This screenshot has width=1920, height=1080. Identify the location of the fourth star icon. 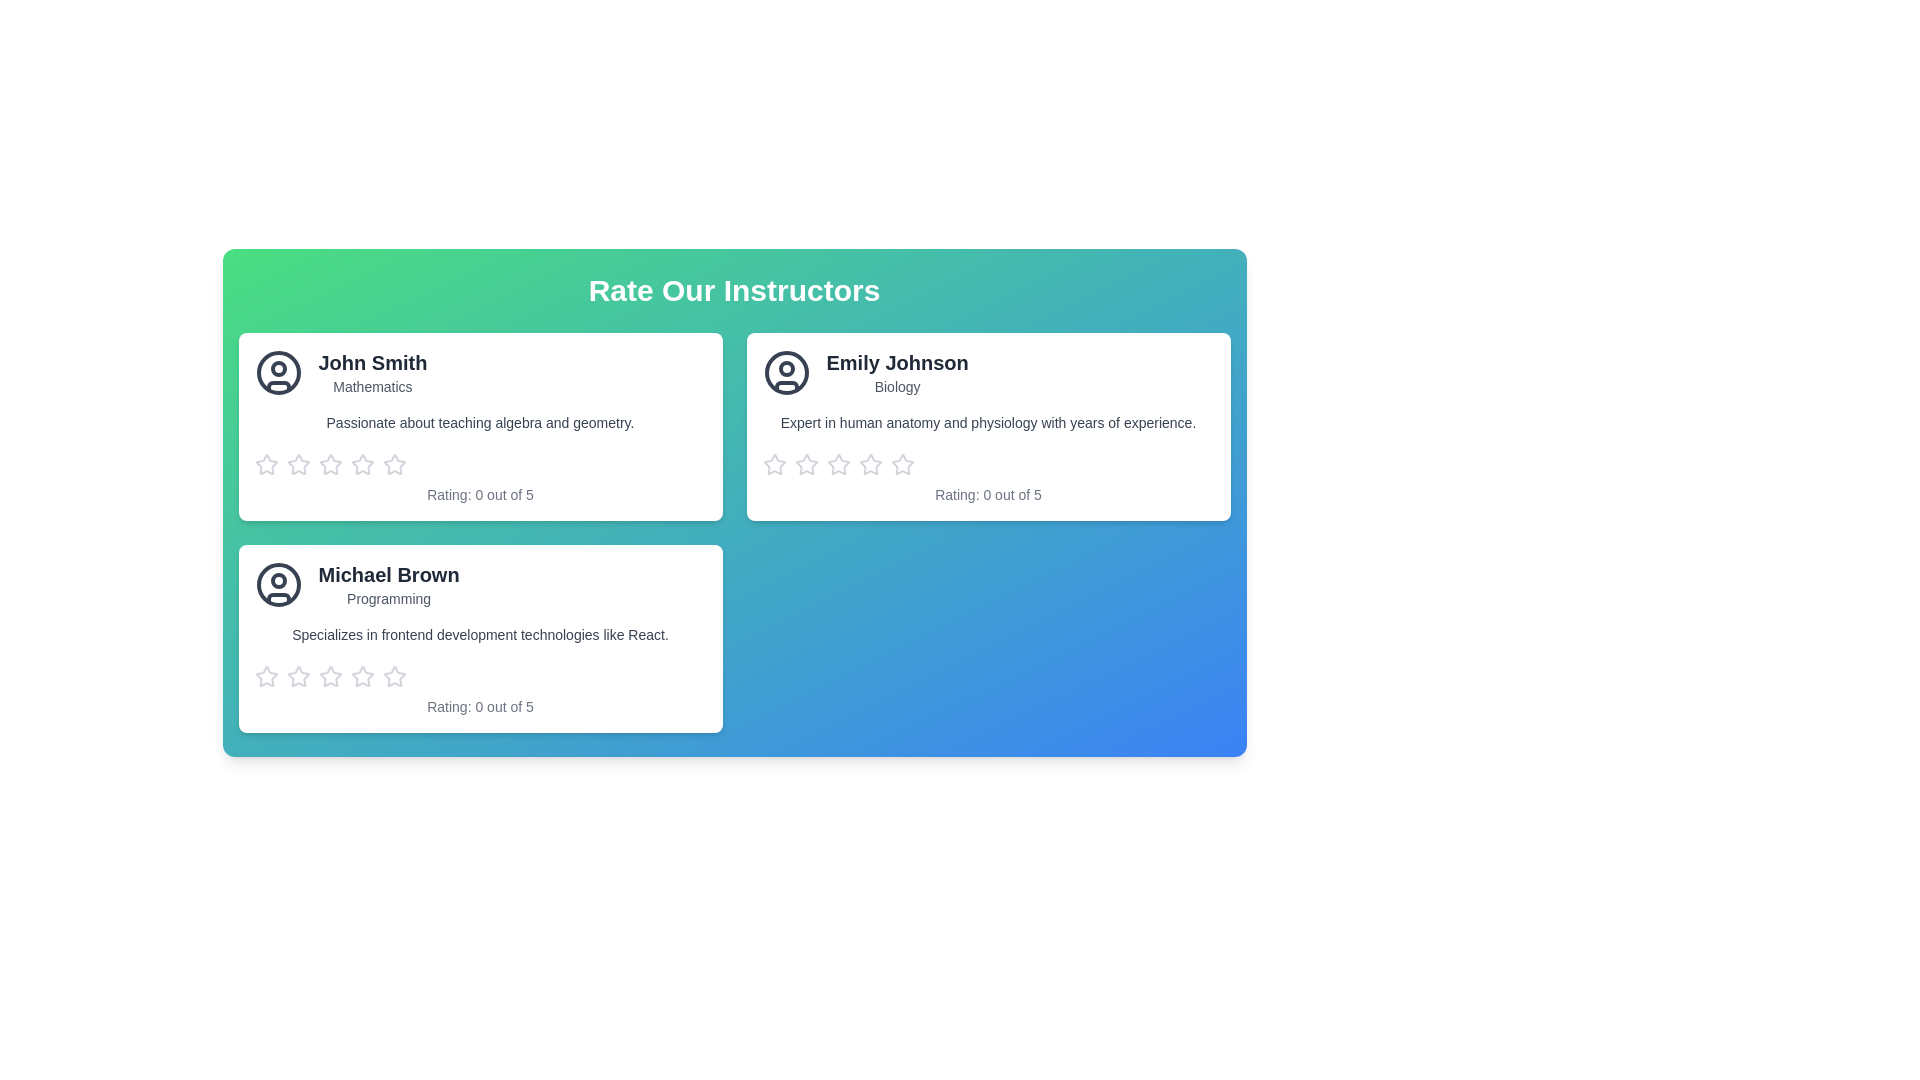
(330, 676).